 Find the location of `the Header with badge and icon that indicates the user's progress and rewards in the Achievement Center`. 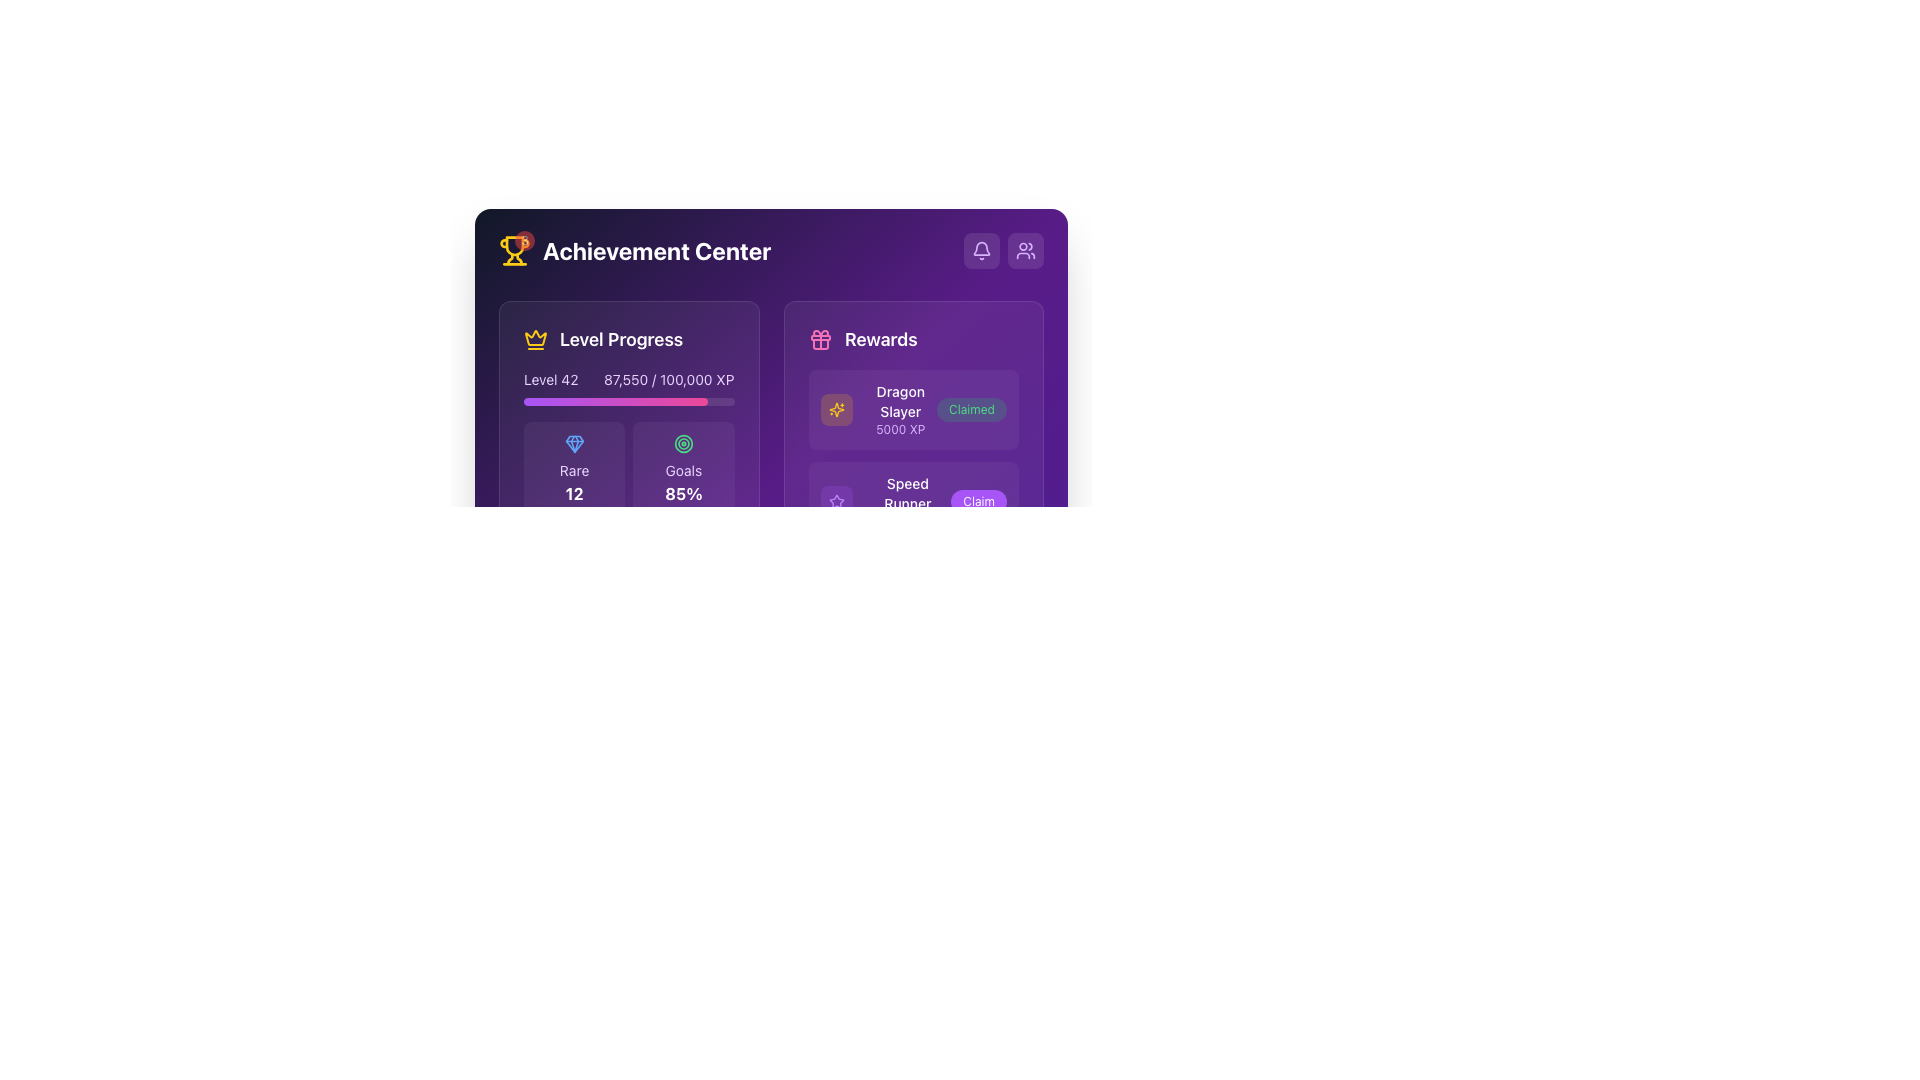

the Header with badge and icon that indicates the user's progress and rewards in the Achievement Center is located at coordinates (634, 249).